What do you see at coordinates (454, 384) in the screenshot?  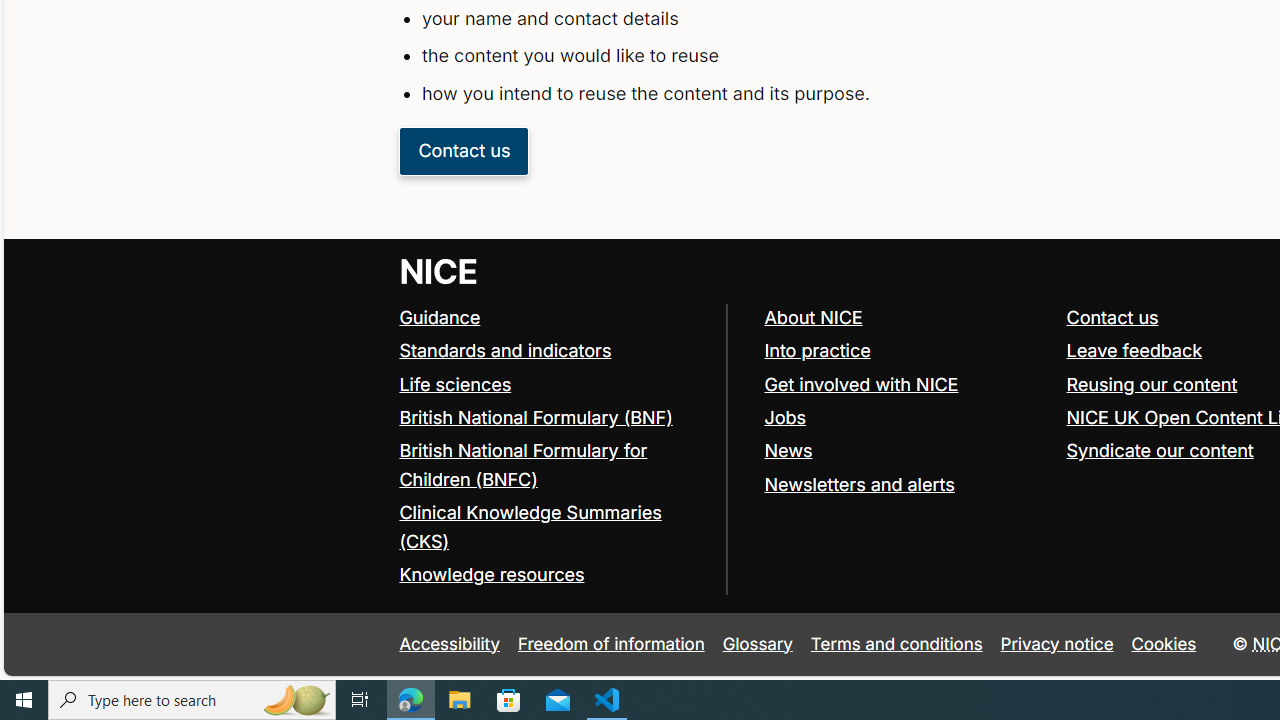 I see `'Life sciences'` at bounding box center [454, 384].